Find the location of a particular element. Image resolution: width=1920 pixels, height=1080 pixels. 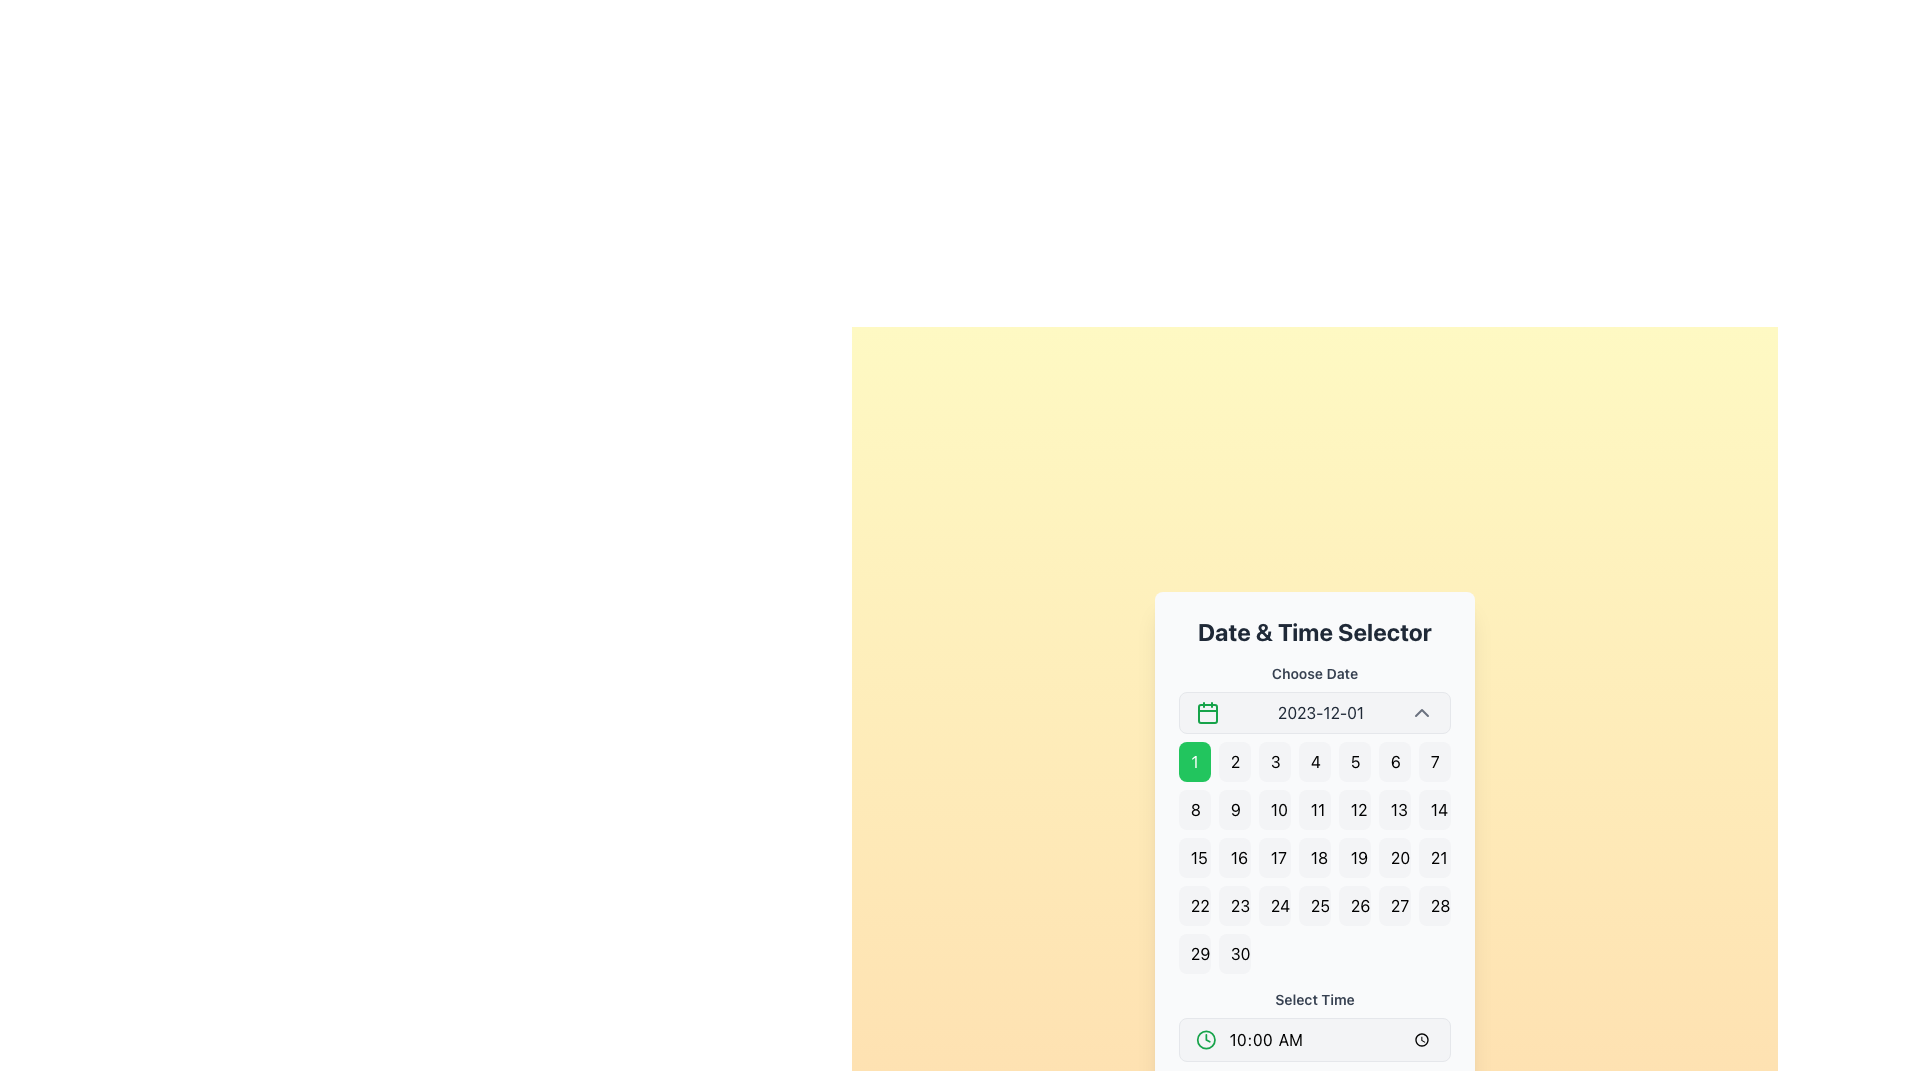

the button representing the 13th day of the month in the calendar grid is located at coordinates (1394, 810).